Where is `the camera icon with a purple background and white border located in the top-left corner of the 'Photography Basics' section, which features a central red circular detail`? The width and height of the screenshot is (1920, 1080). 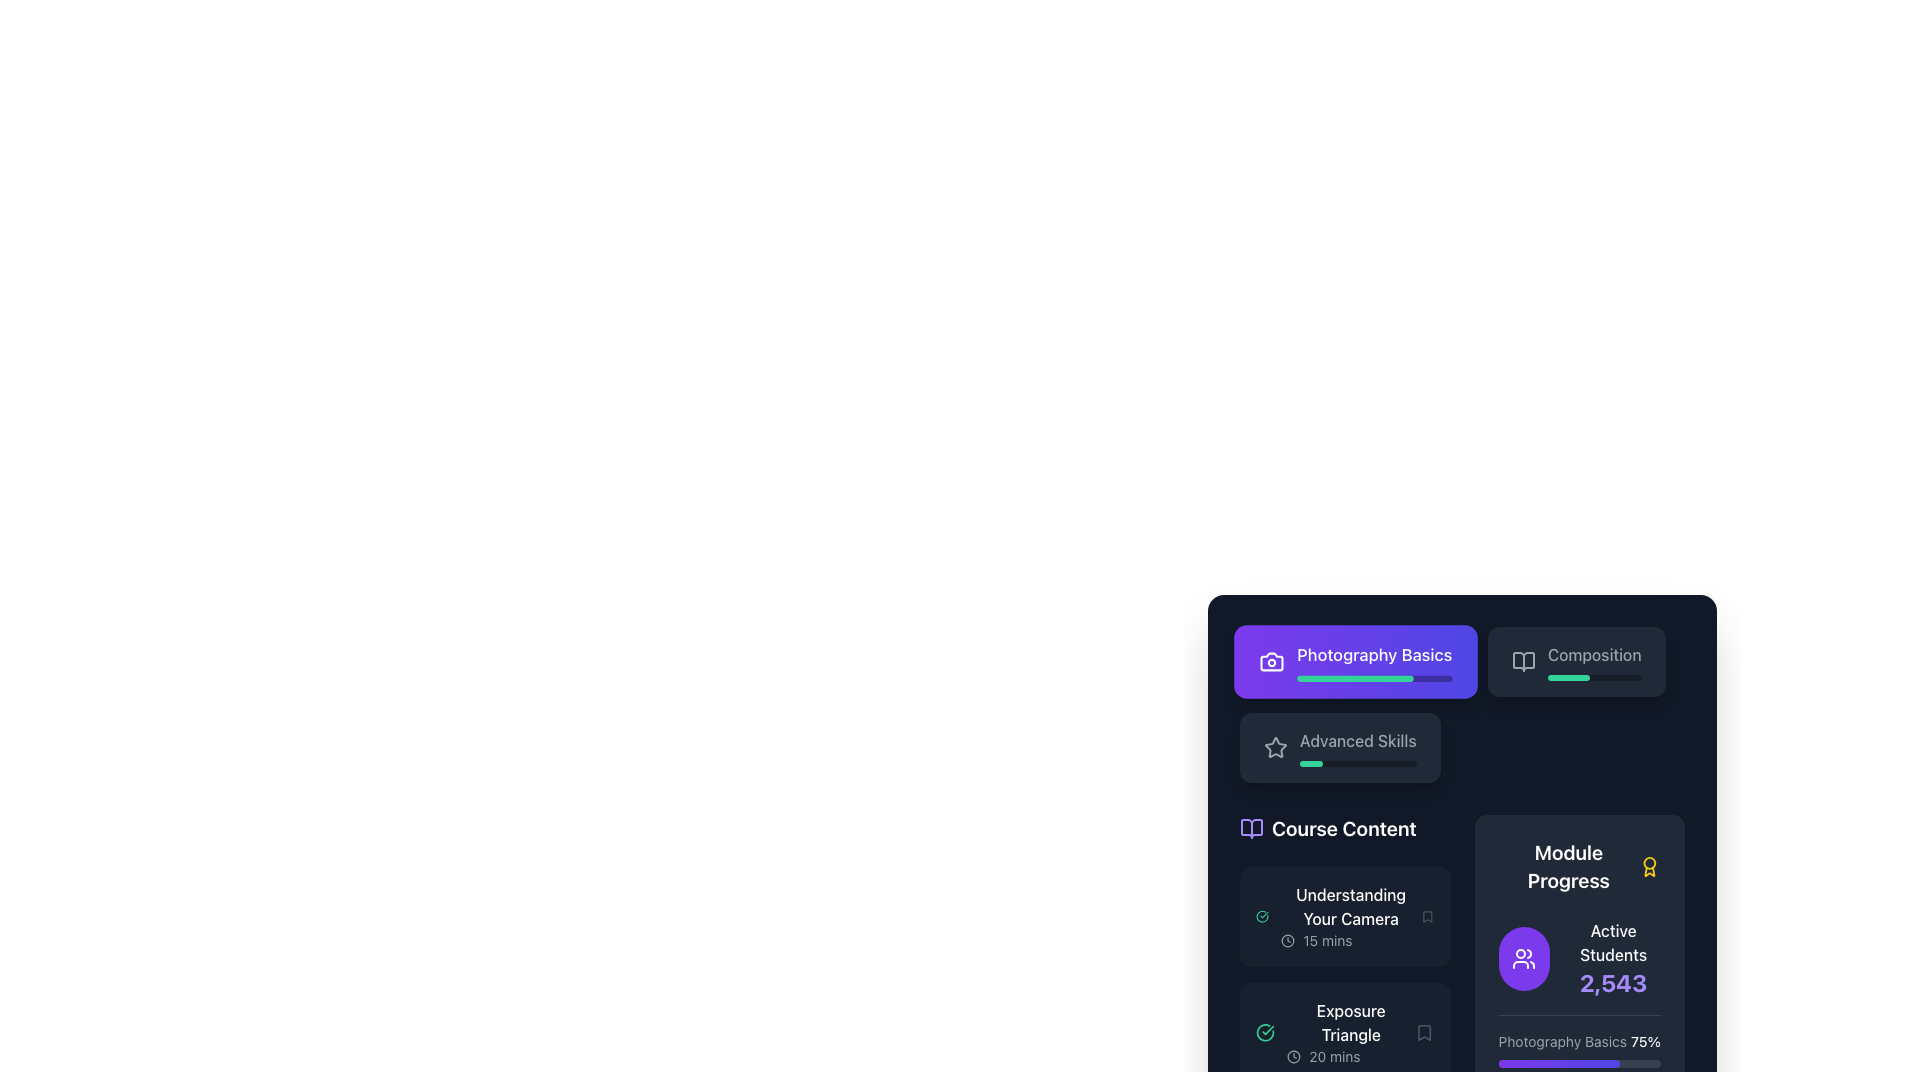 the camera icon with a purple background and white border located in the top-left corner of the 'Photography Basics' section, which features a central red circular detail is located at coordinates (1271, 662).